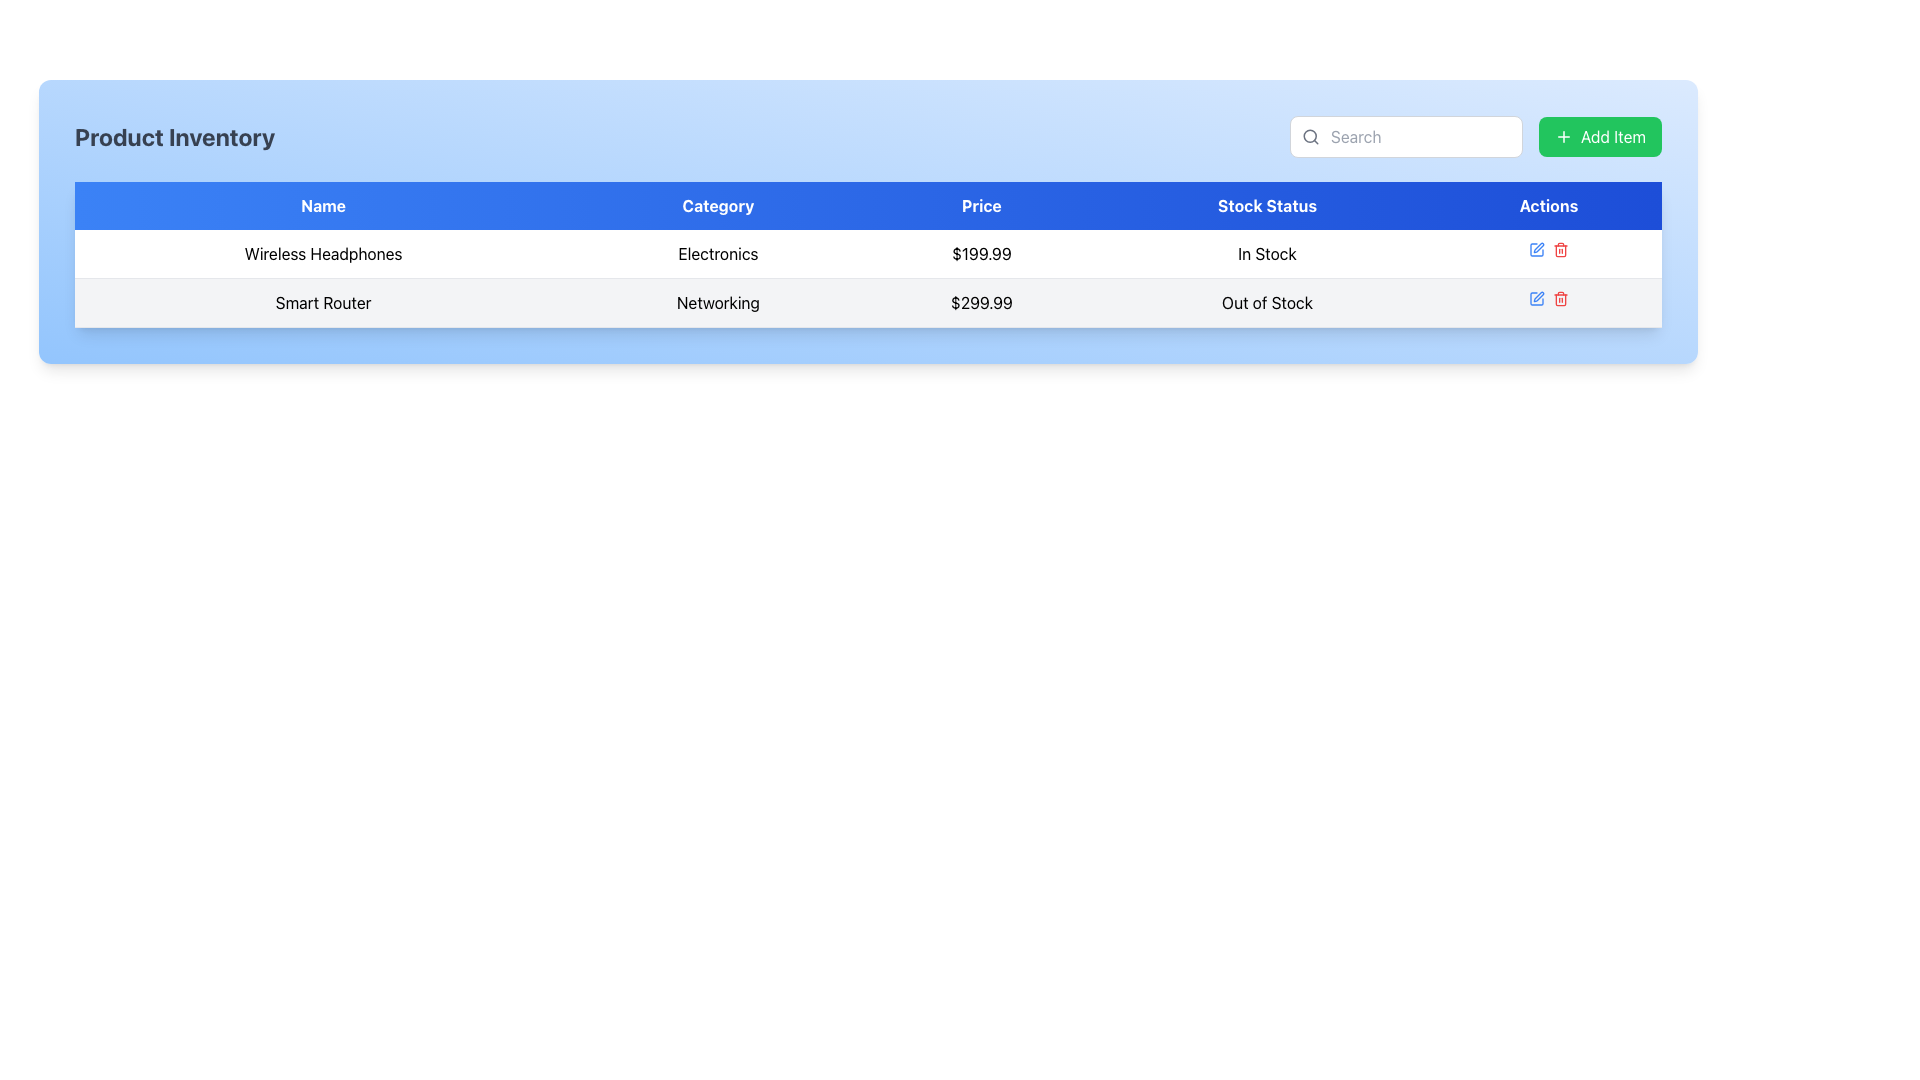 The height and width of the screenshot is (1080, 1920). Describe the element at coordinates (1266, 253) in the screenshot. I see `the Text label indicating stock availability in the first row of the table, which is located in the last cell of the fourth column ("Stock Status") adjacent to the price cell "$199.99"` at that location.